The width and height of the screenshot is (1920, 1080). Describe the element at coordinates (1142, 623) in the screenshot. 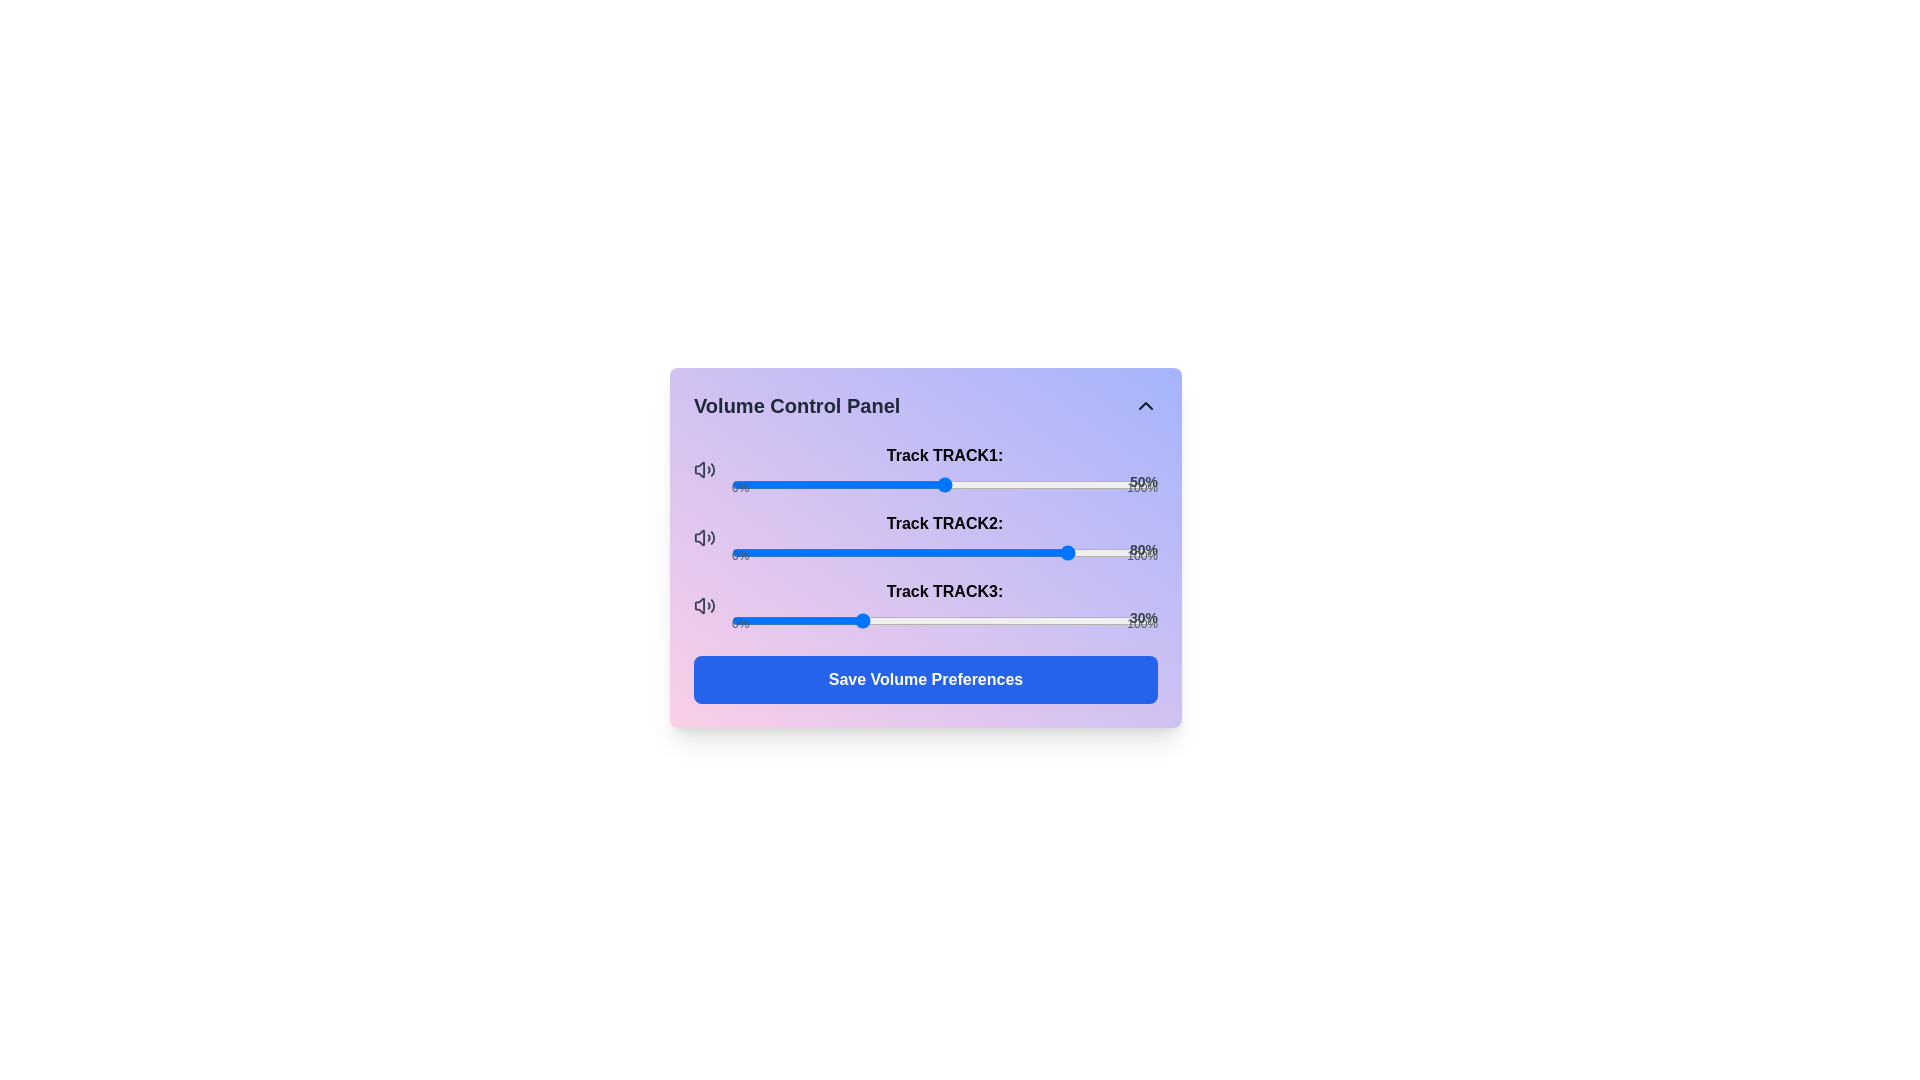

I see `the label indicating the maximum value of the adjacent slider in the Volume Control Panel, which displays '100%'` at that location.